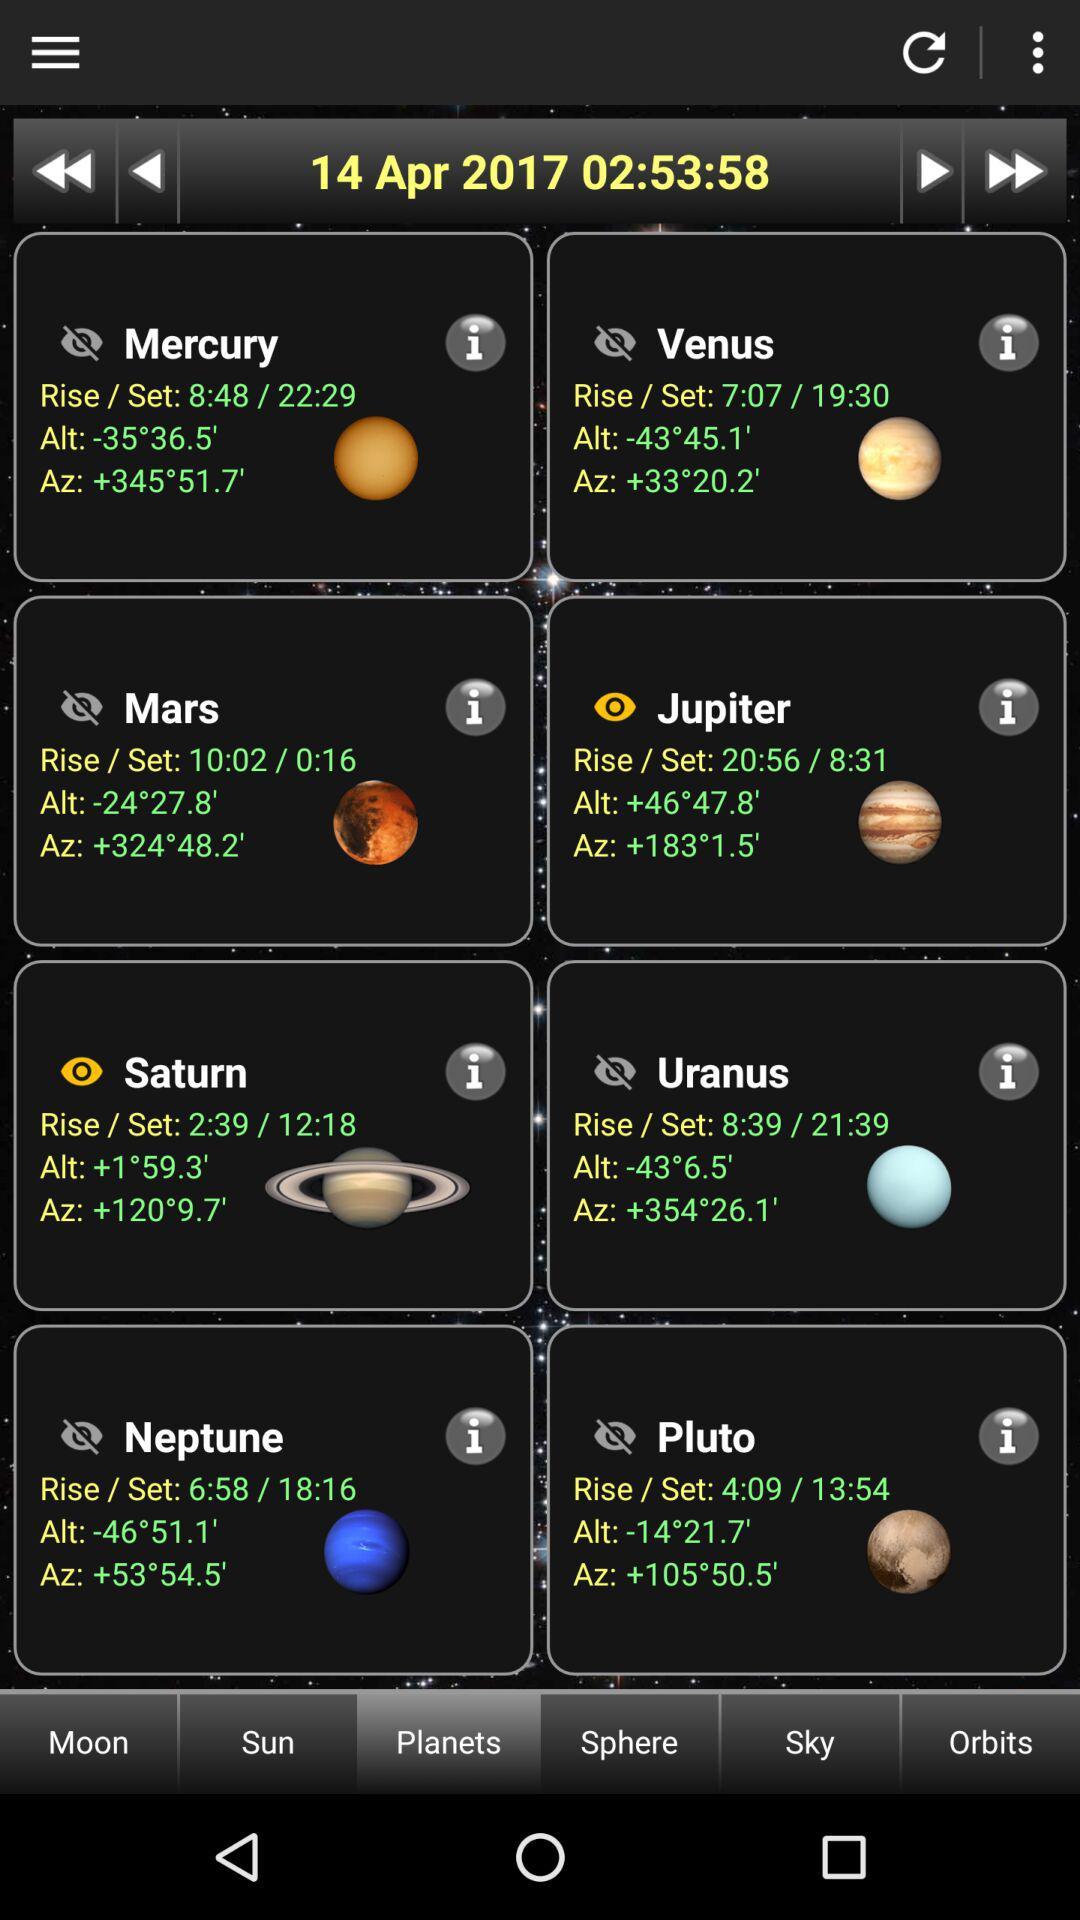  I want to click on hide tab, so click(80, 342).